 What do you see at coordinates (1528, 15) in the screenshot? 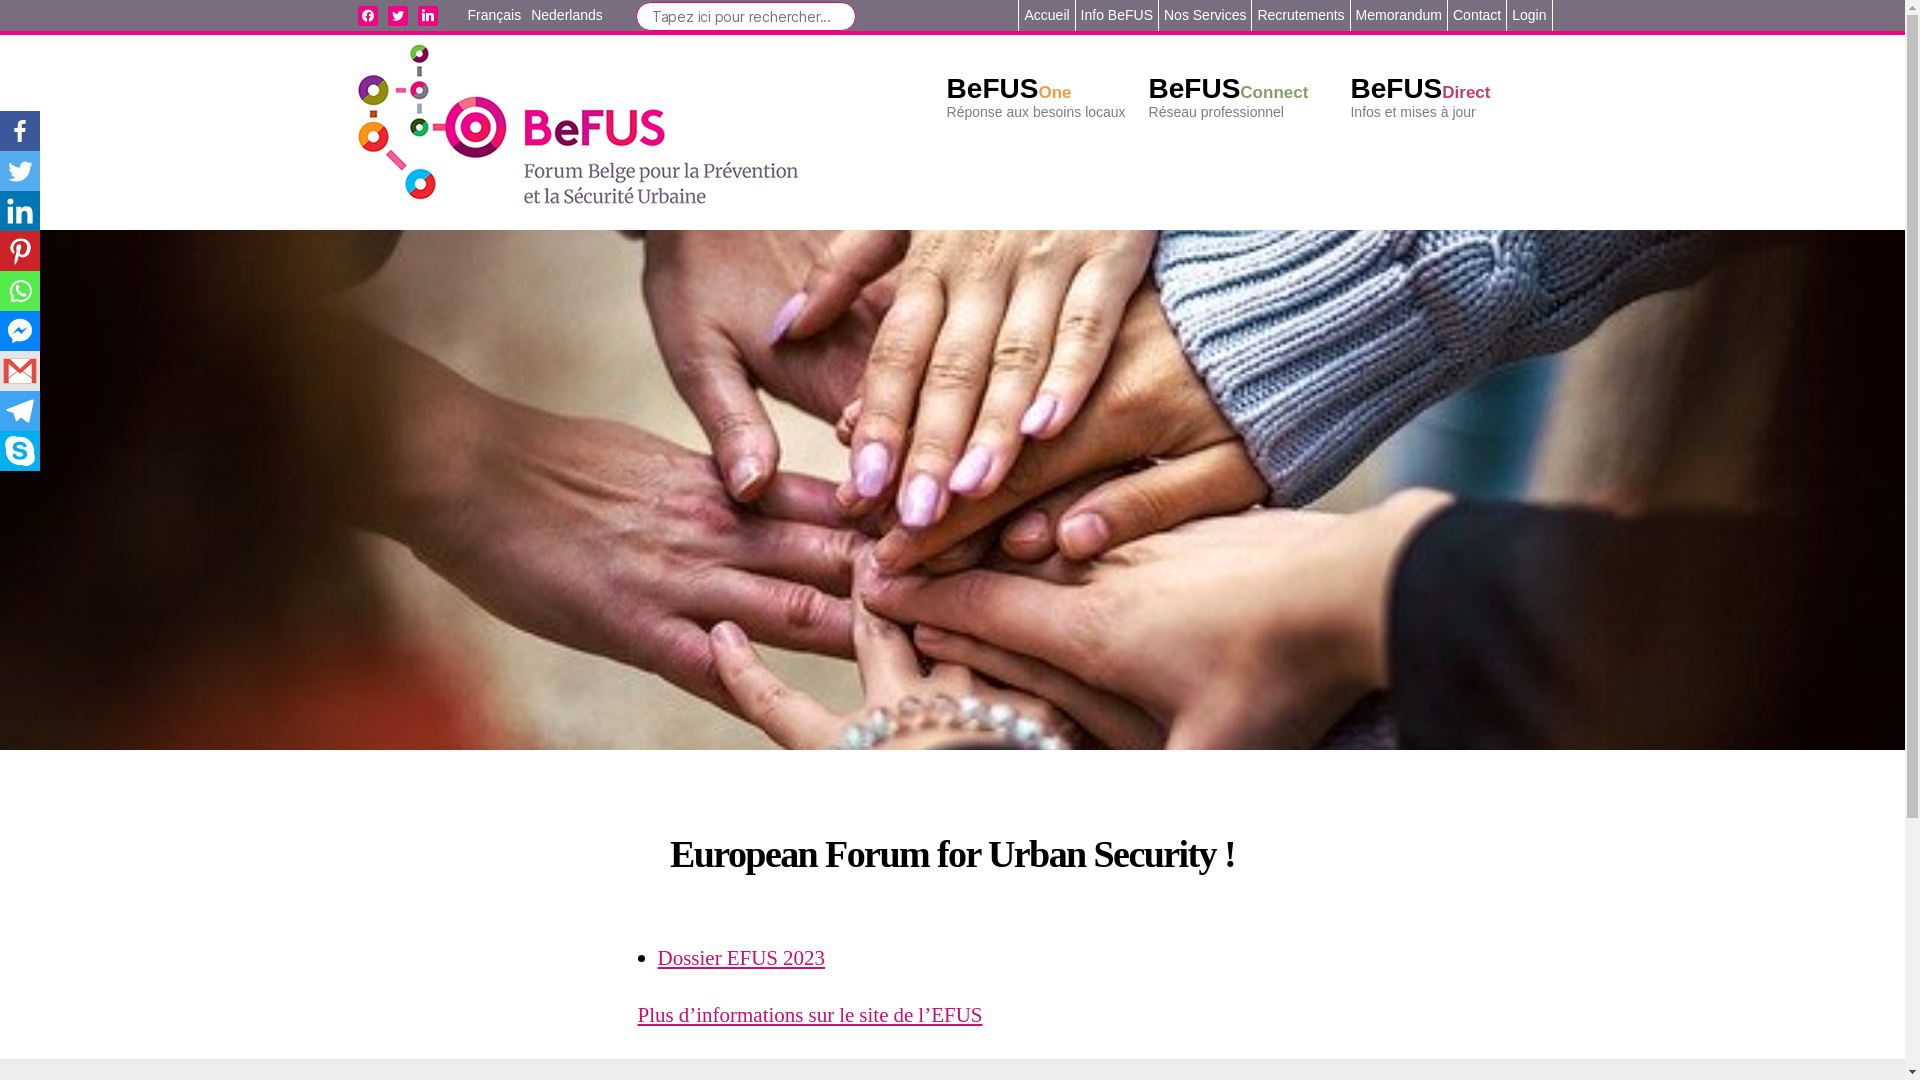
I see `'Login'` at bounding box center [1528, 15].